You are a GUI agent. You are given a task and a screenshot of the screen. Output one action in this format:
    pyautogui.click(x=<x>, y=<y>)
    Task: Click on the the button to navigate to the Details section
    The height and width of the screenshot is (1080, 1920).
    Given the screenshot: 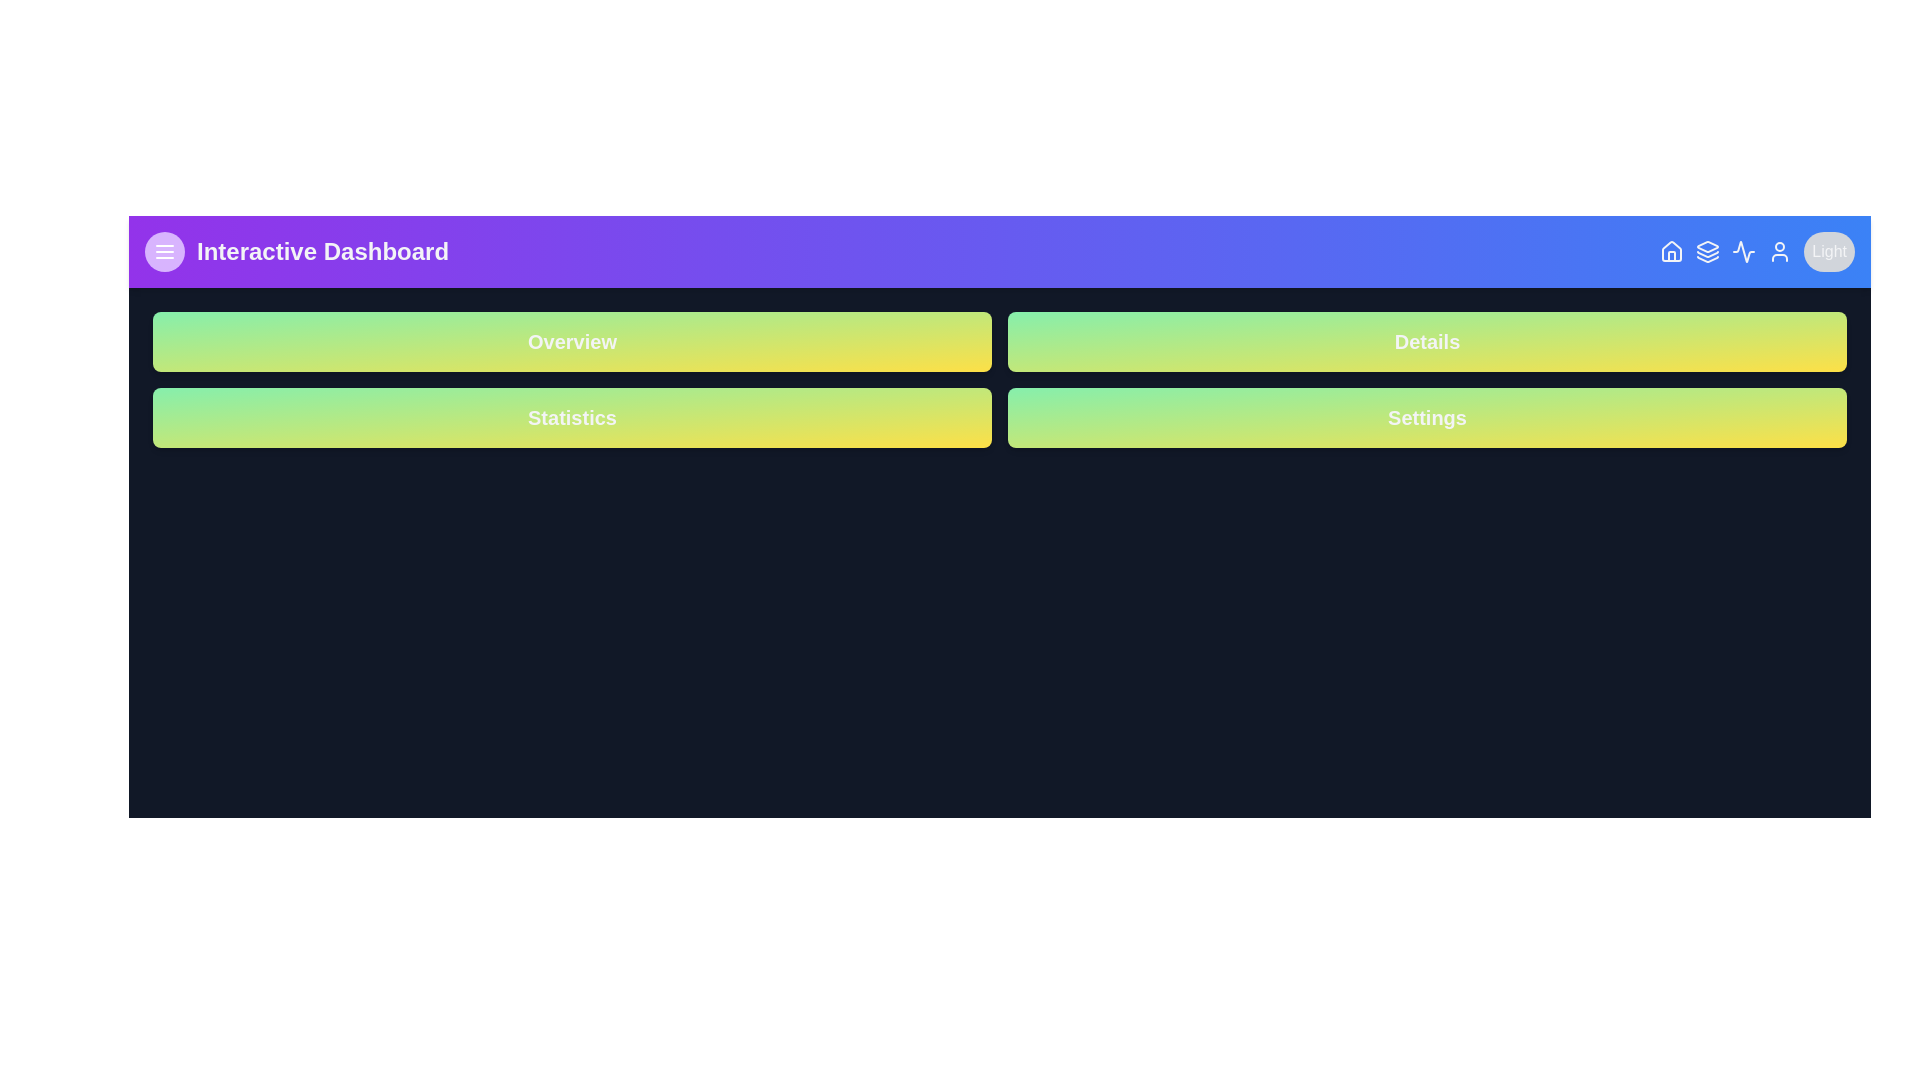 What is the action you would take?
    pyautogui.click(x=1426, y=341)
    